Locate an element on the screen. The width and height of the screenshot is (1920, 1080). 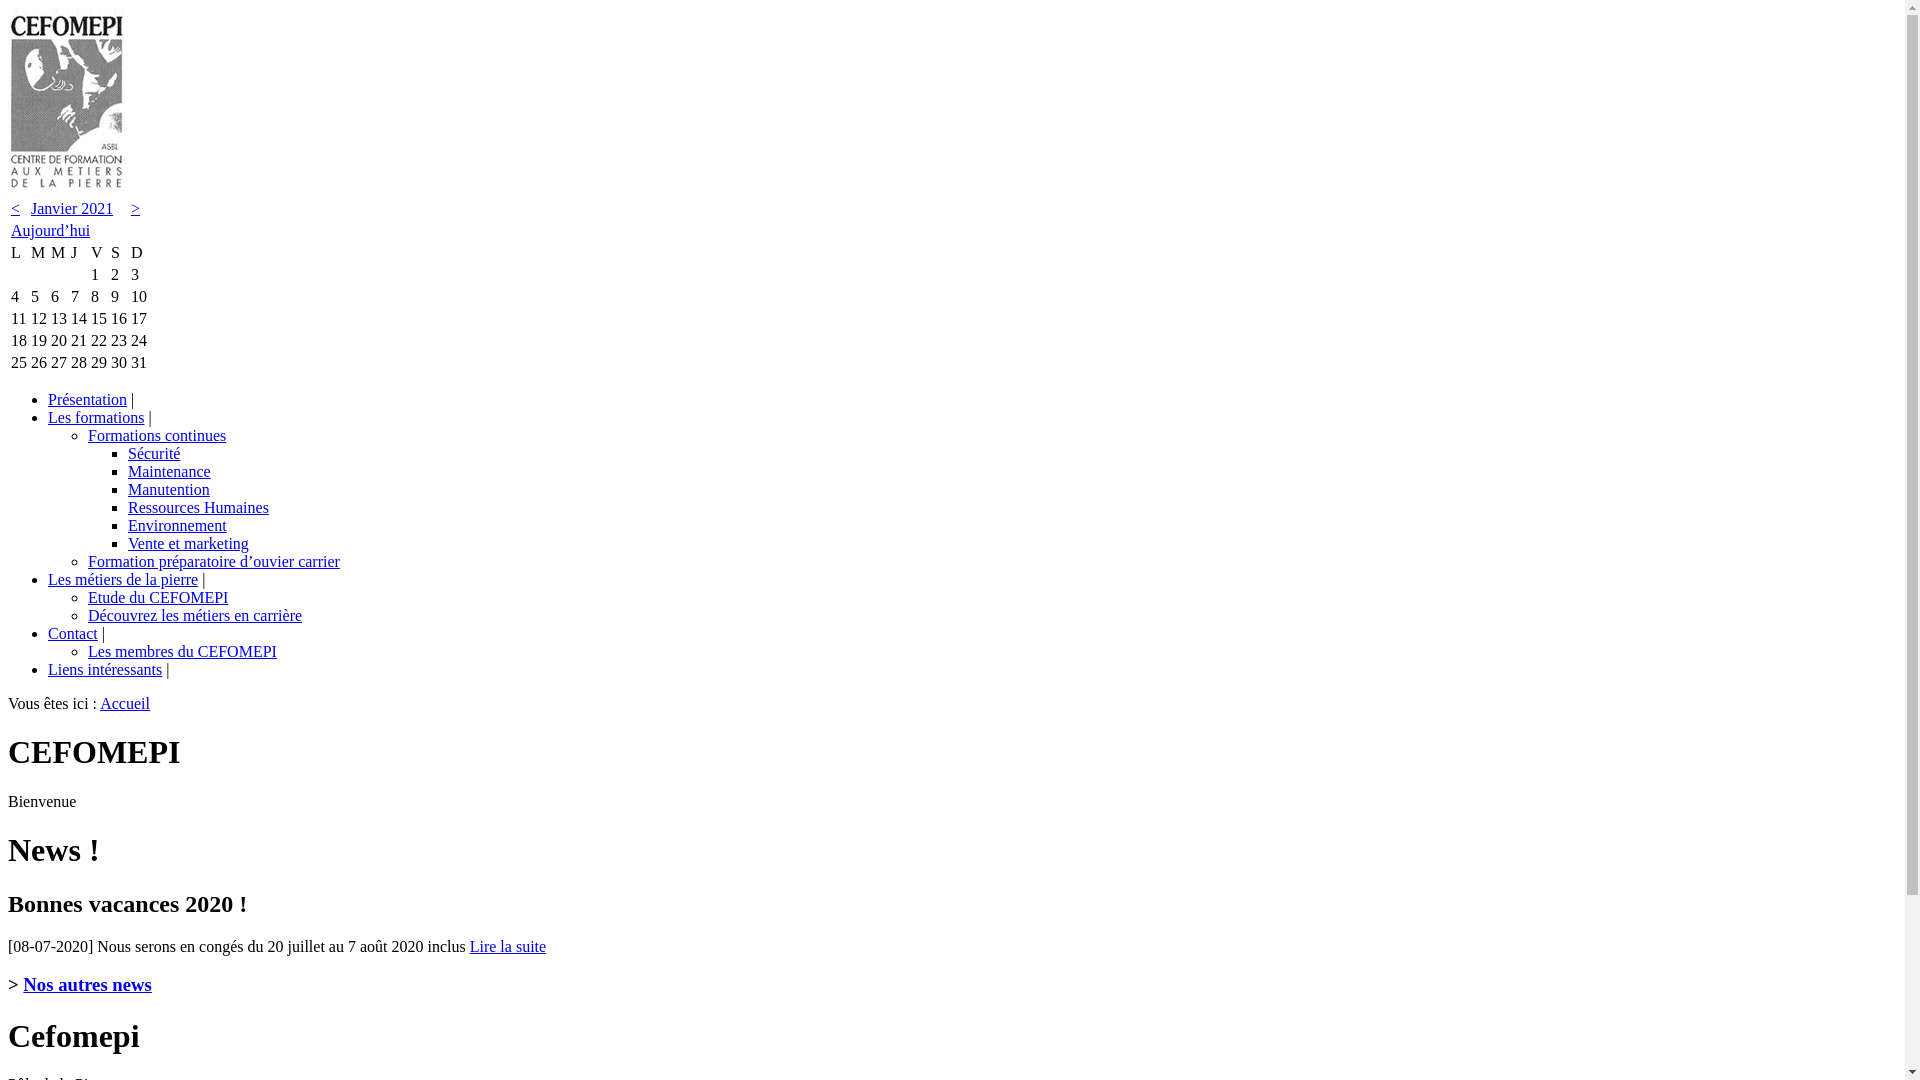
'Accueil' is located at coordinates (99, 702).